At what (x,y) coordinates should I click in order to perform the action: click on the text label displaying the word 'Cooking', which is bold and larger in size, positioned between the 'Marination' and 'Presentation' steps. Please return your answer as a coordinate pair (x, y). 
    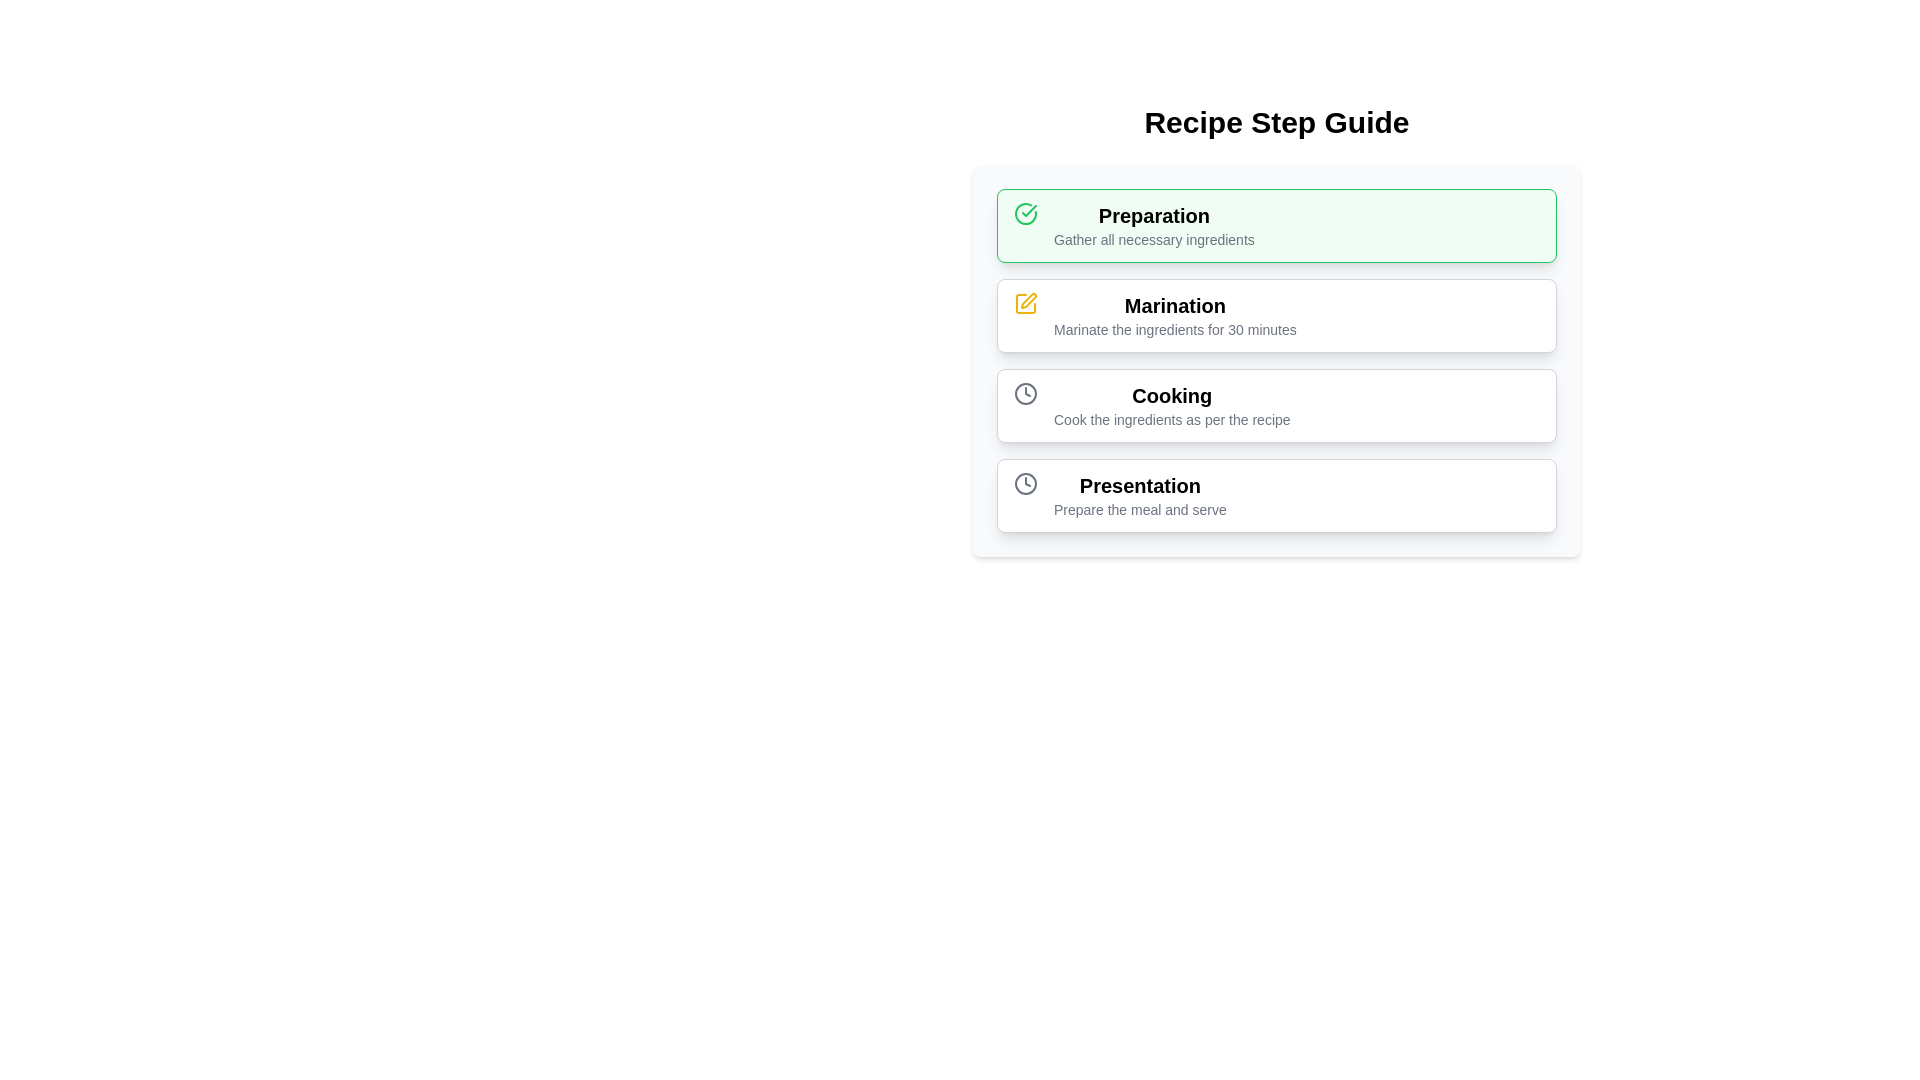
    Looking at the image, I should click on (1172, 396).